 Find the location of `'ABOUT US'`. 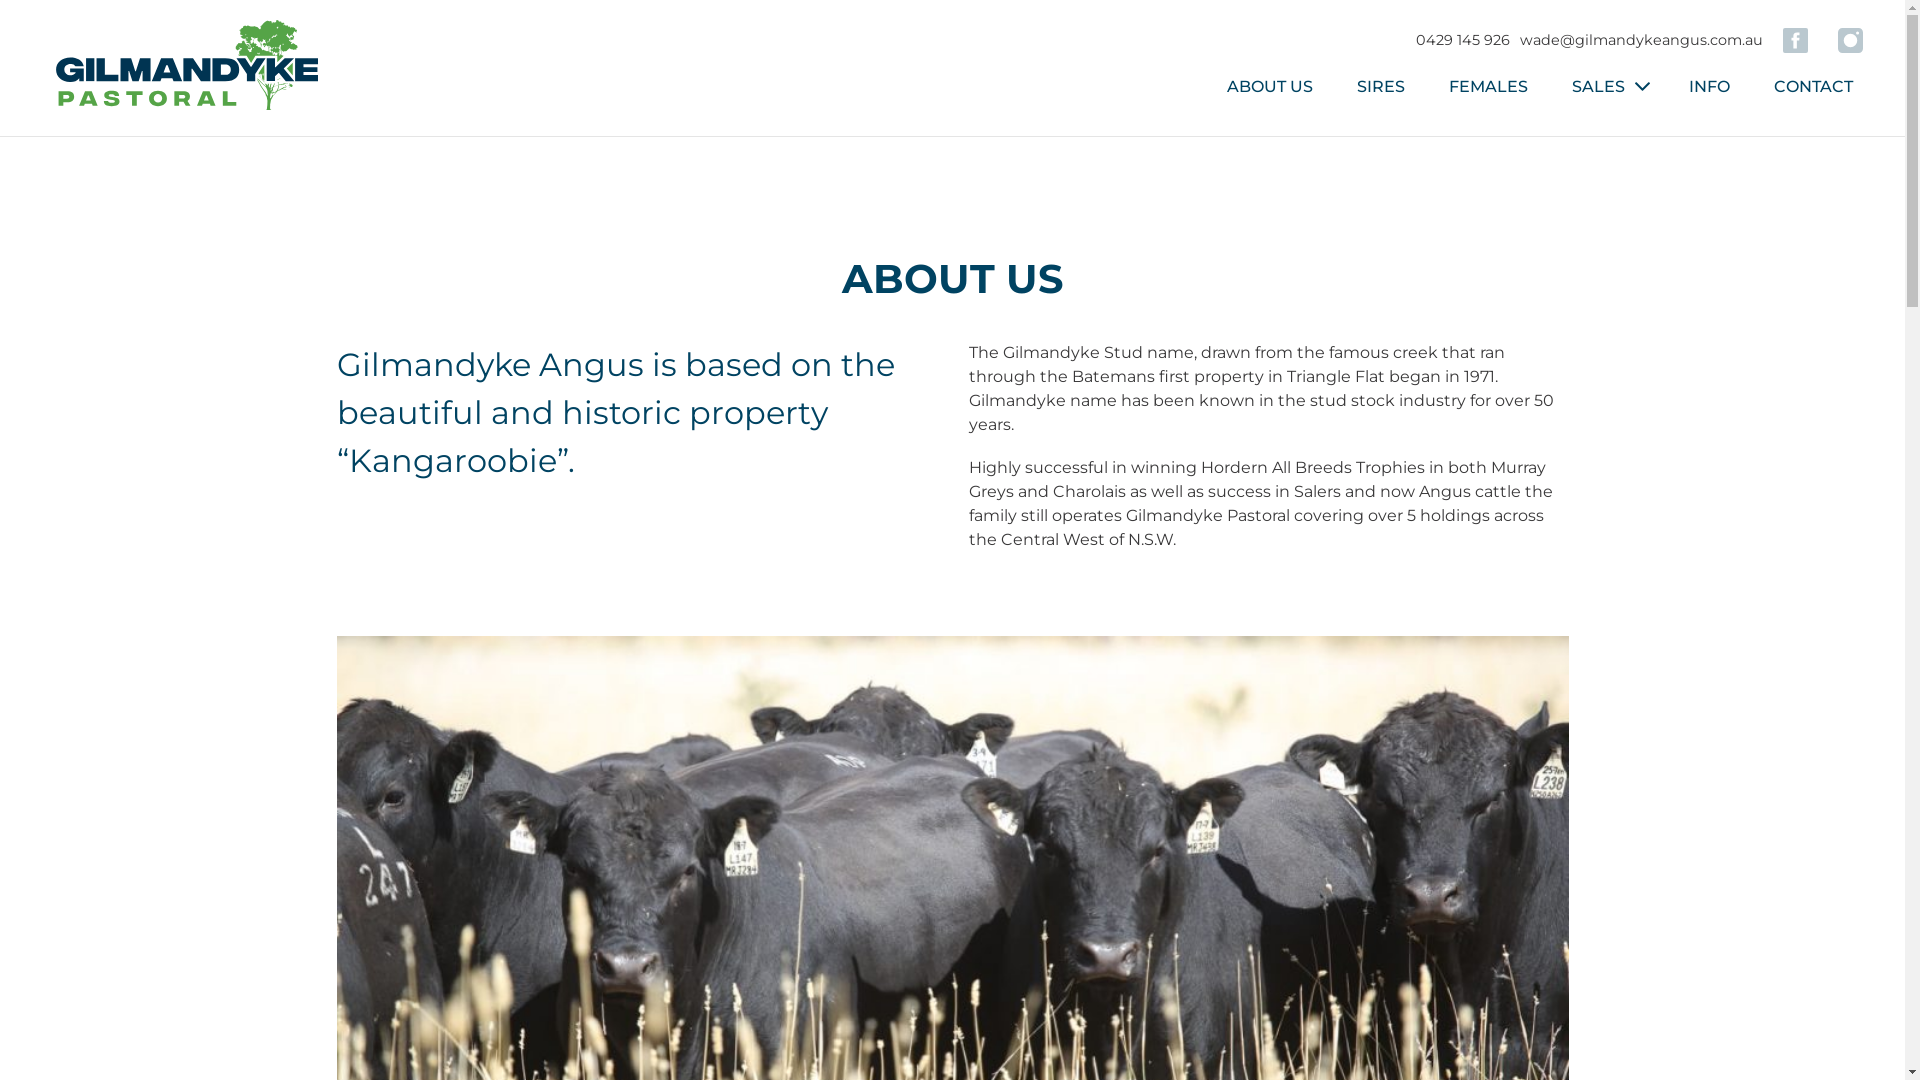

'ABOUT US' is located at coordinates (1269, 85).